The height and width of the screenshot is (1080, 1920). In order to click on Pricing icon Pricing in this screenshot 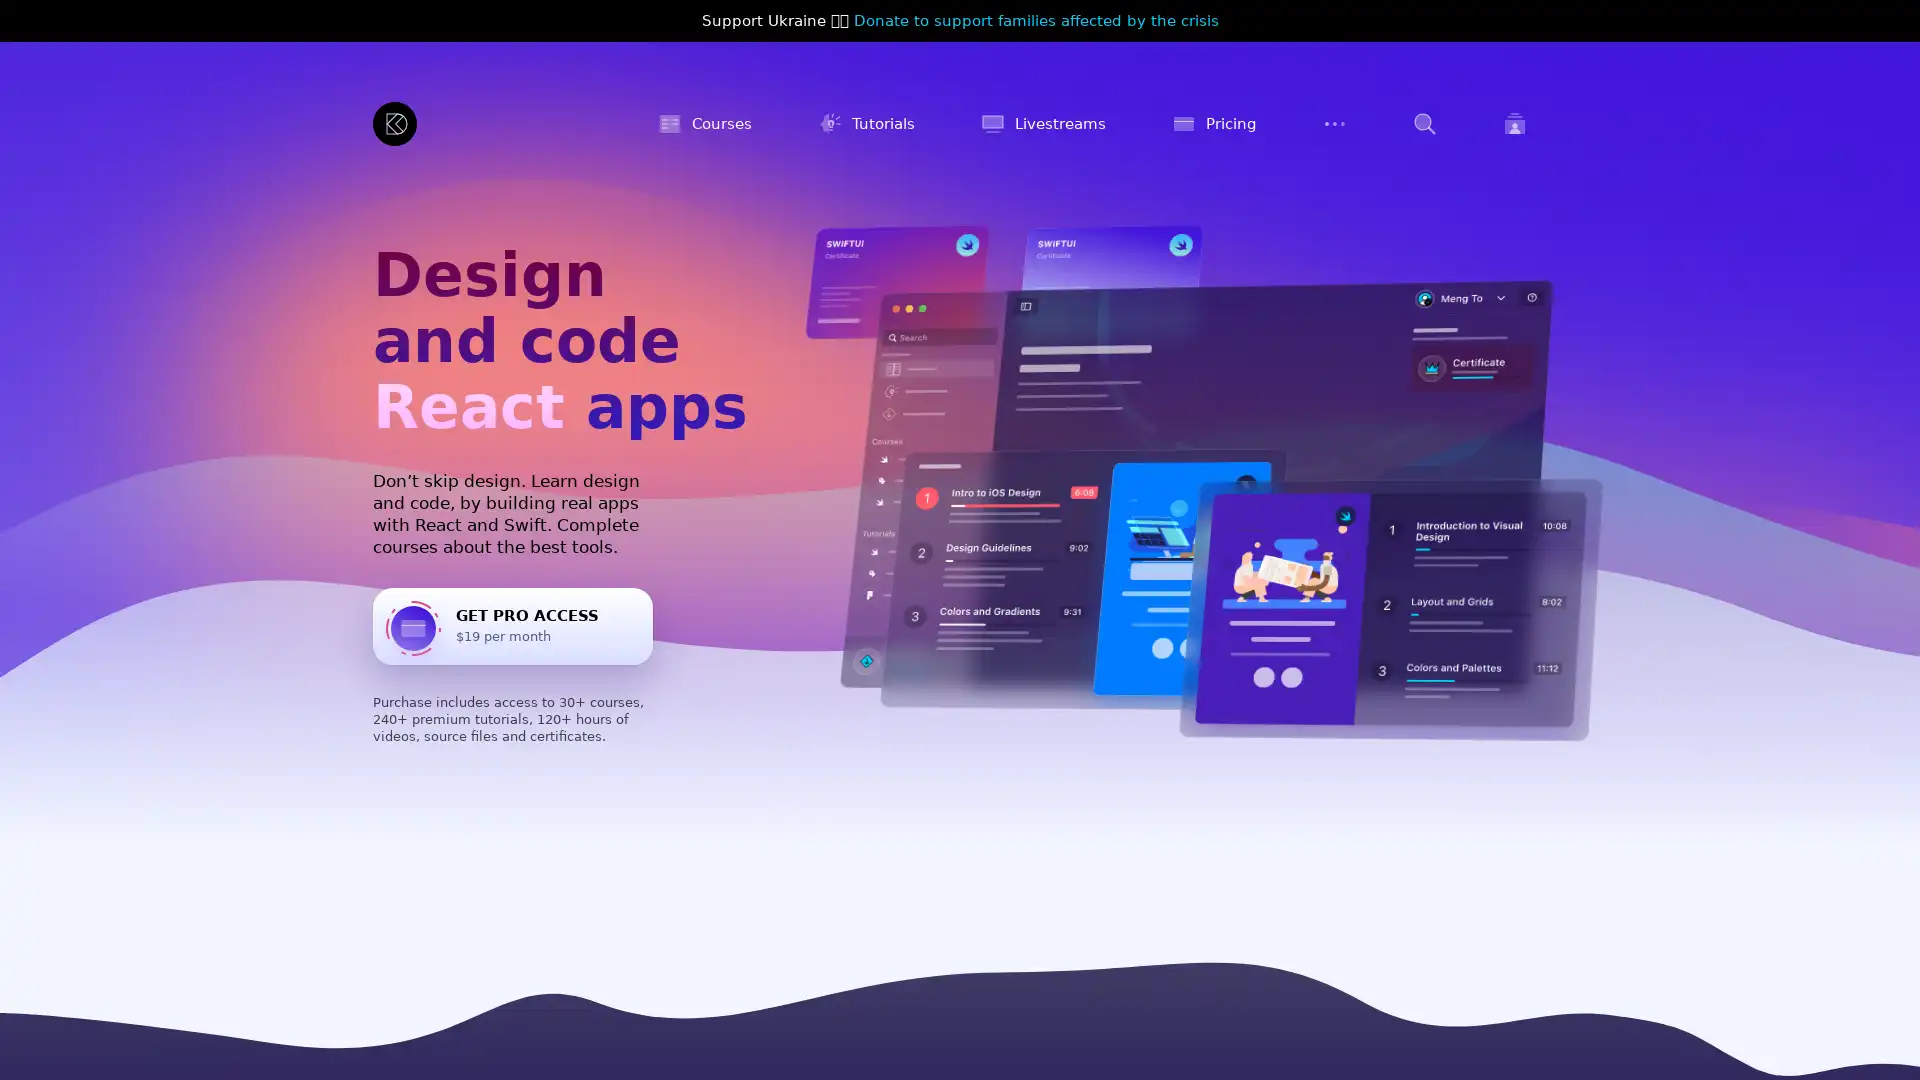, I will do `click(1213, 123)`.